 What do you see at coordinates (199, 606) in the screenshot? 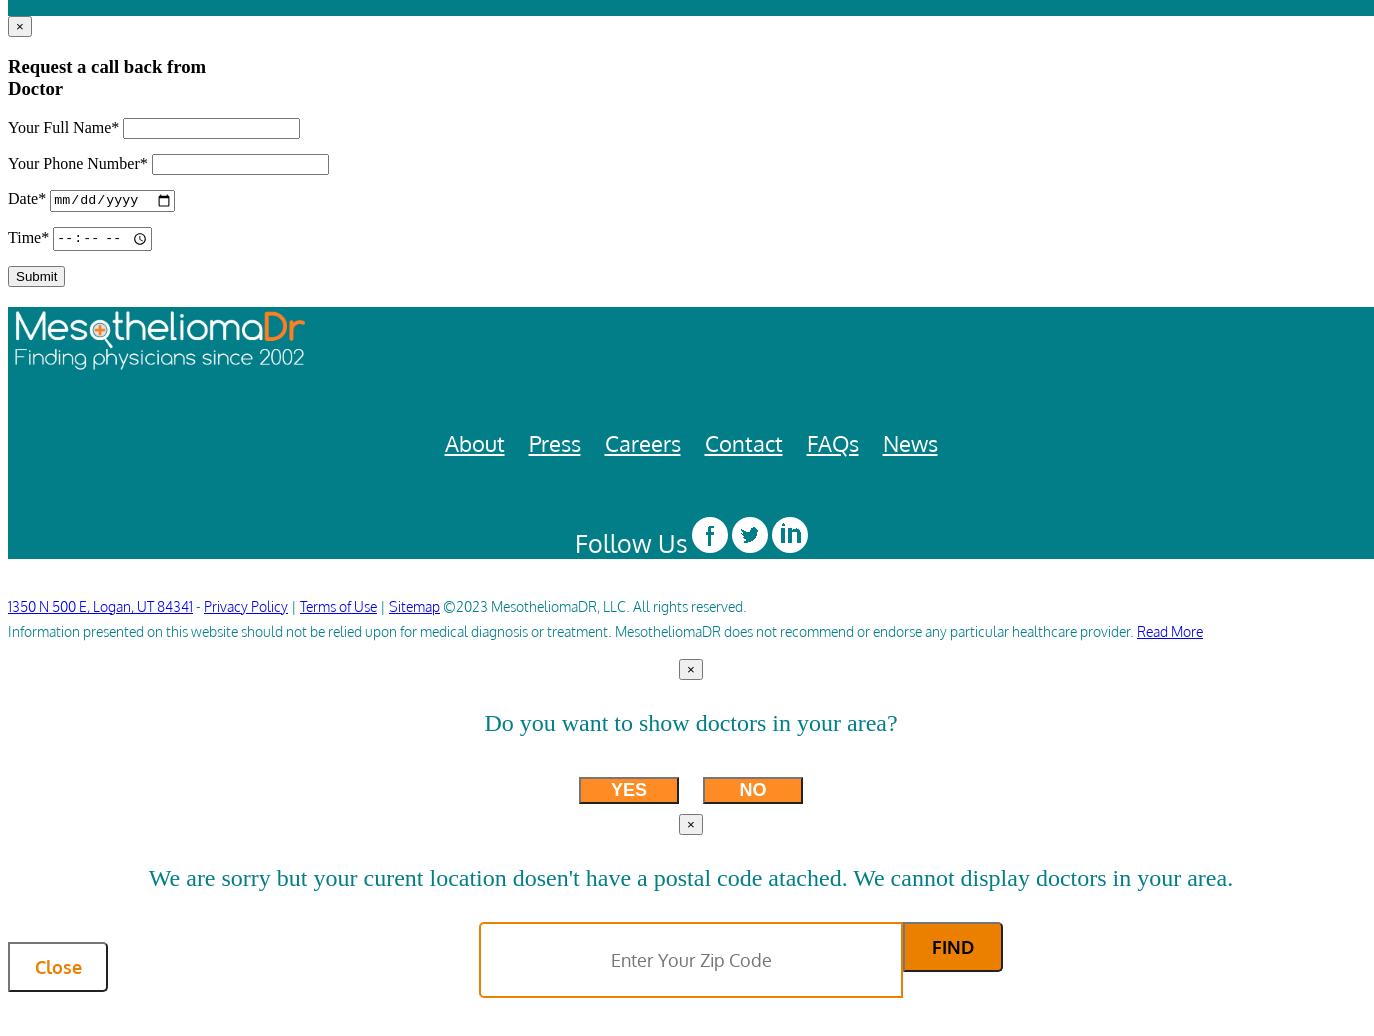
I see `'-'` at bounding box center [199, 606].